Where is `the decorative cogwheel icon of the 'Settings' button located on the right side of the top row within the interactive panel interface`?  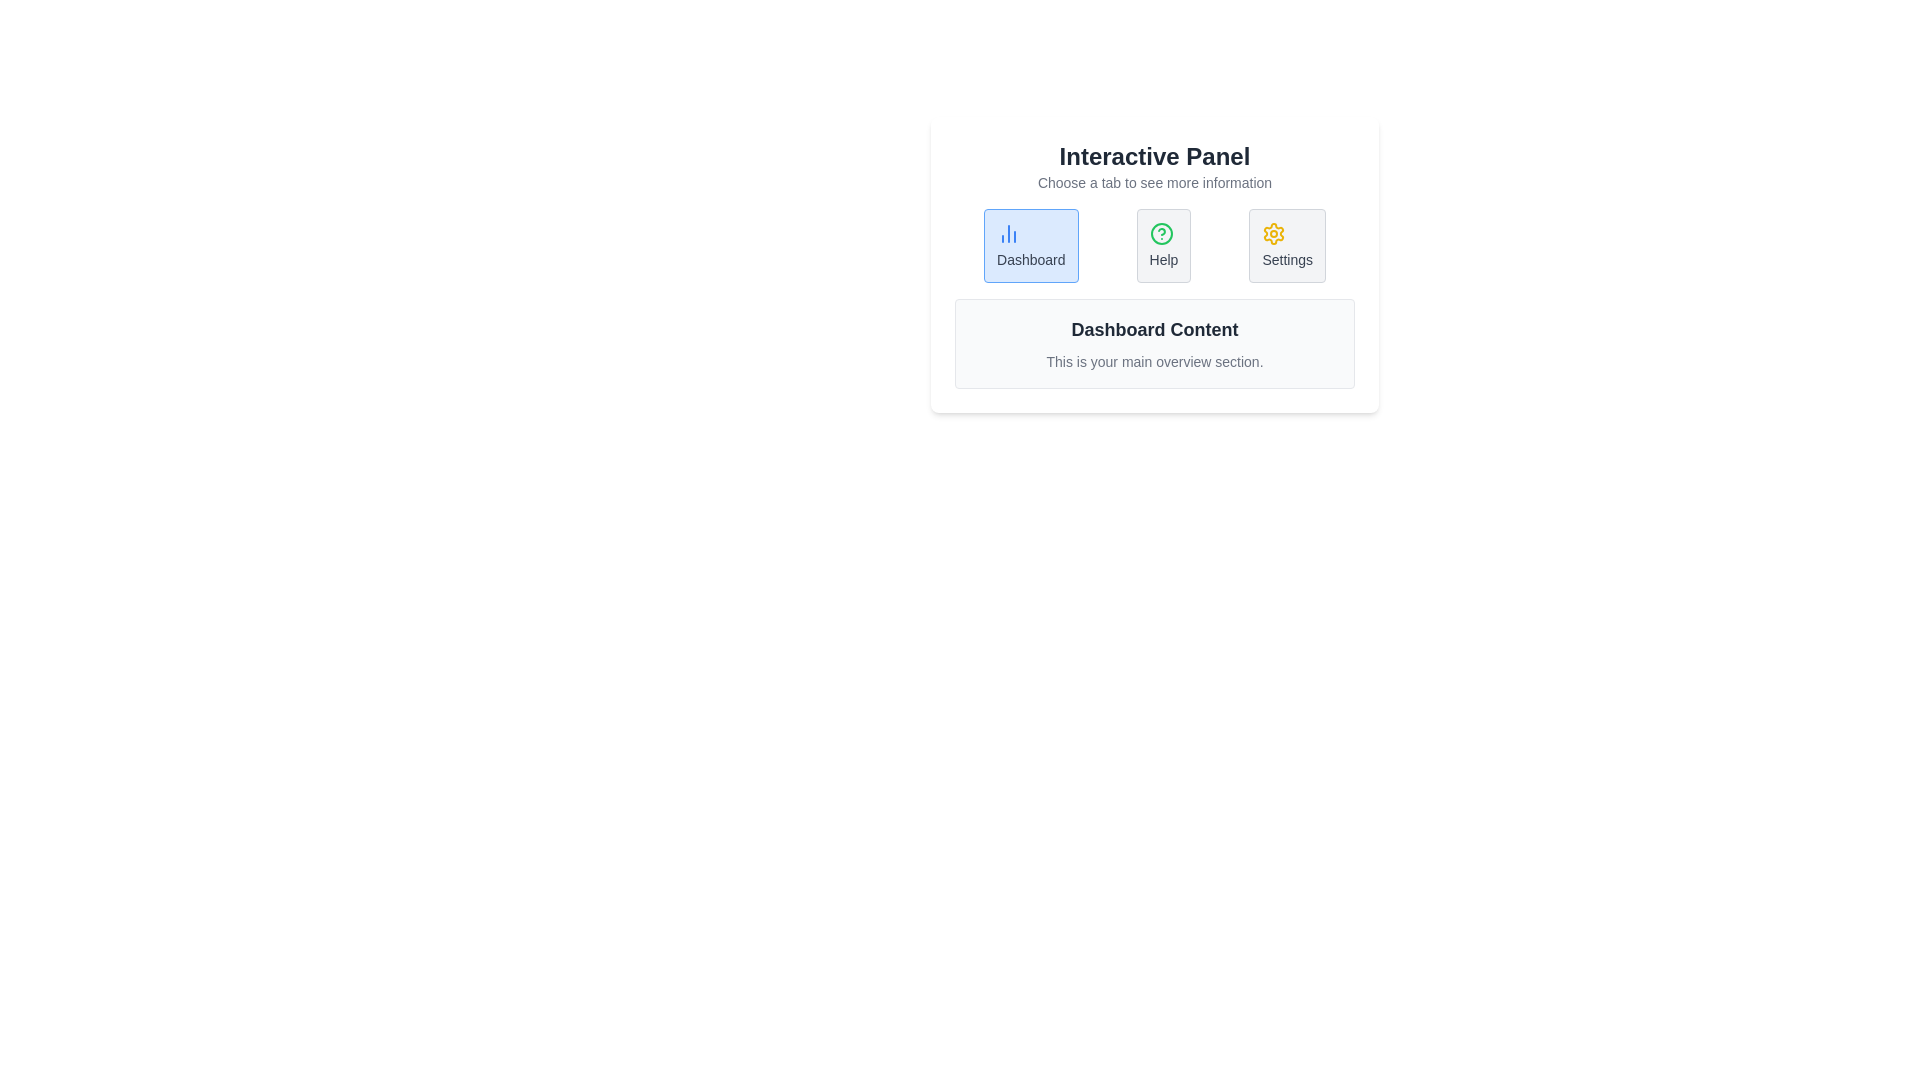
the decorative cogwheel icon of the 'Settings' button located on the right side of the top row within the interactive panel interface is located at coordinates (1273, 233).